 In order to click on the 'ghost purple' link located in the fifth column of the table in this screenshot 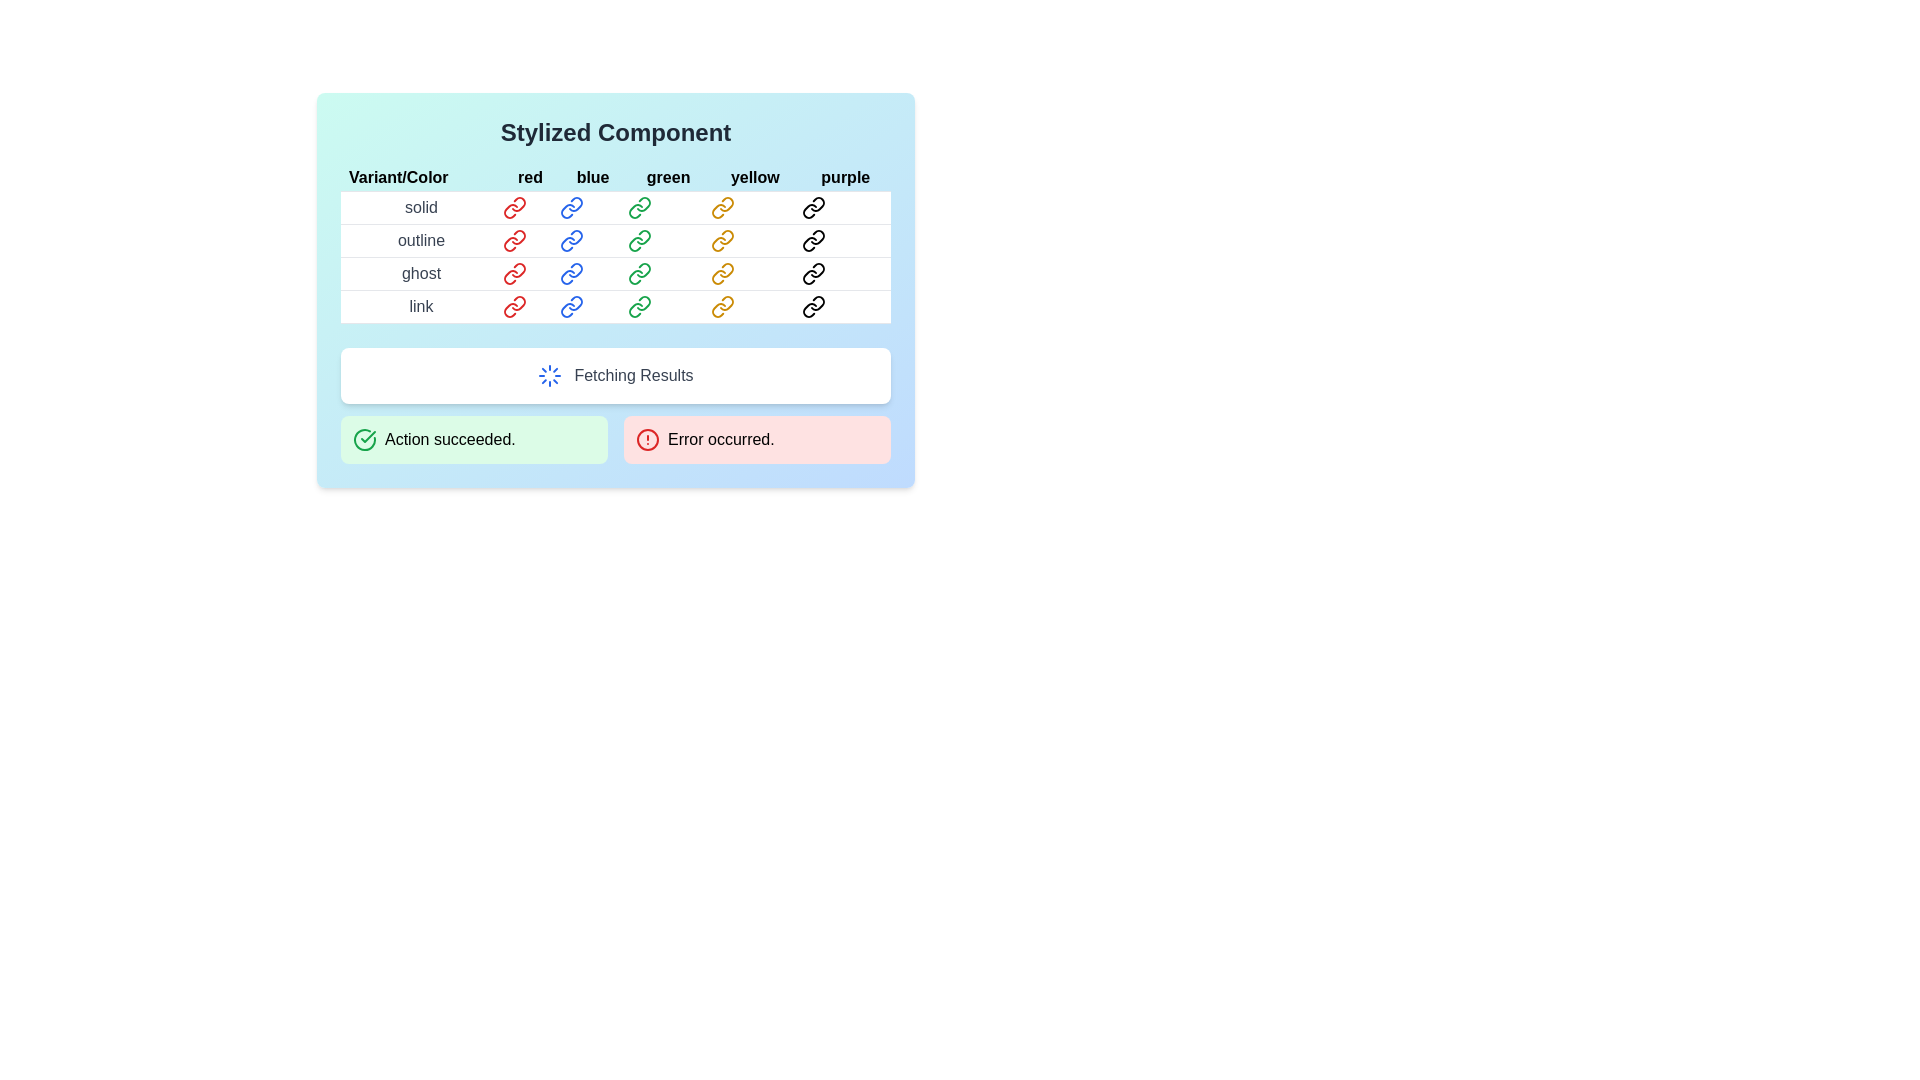, I will do `click(845, 273)`.